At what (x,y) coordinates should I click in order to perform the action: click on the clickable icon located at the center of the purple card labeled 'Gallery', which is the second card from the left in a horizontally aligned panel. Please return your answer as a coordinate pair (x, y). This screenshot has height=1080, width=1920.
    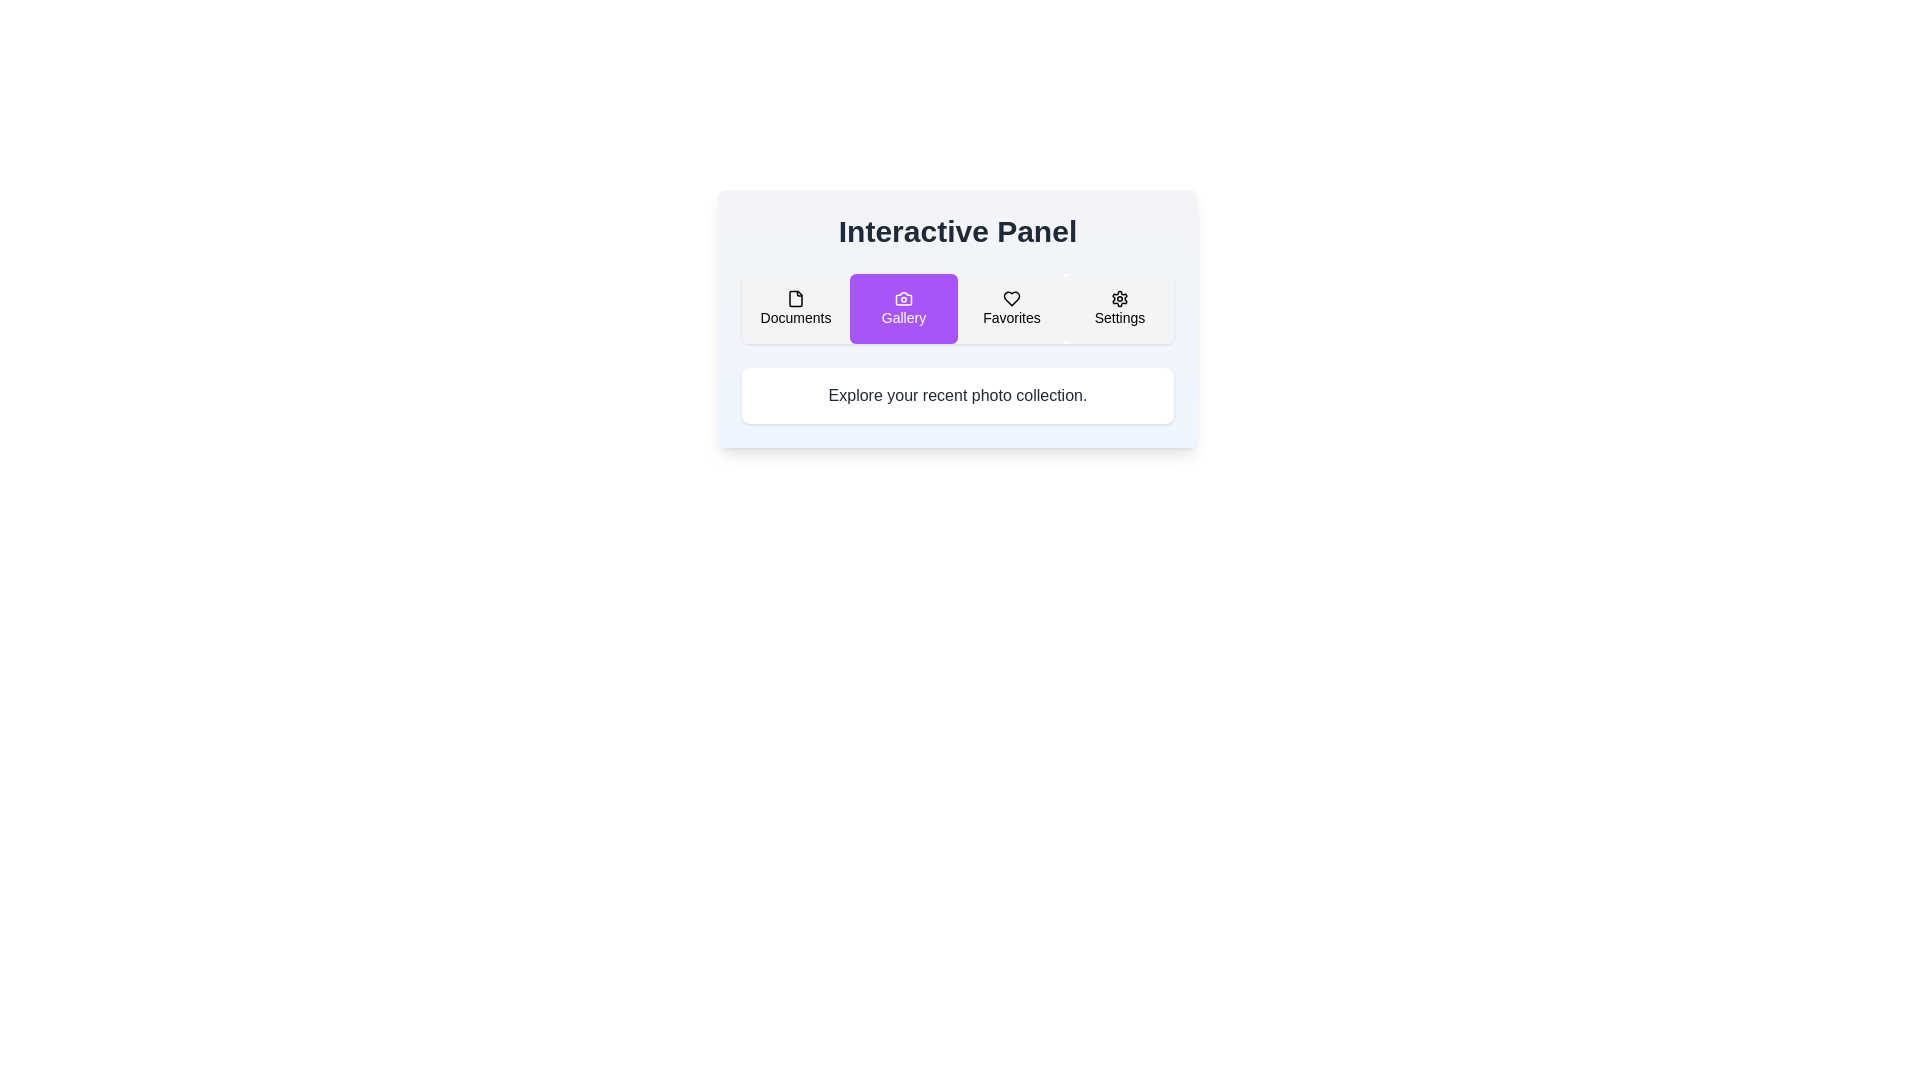
    Looking at the image, I should click on (902, 299).